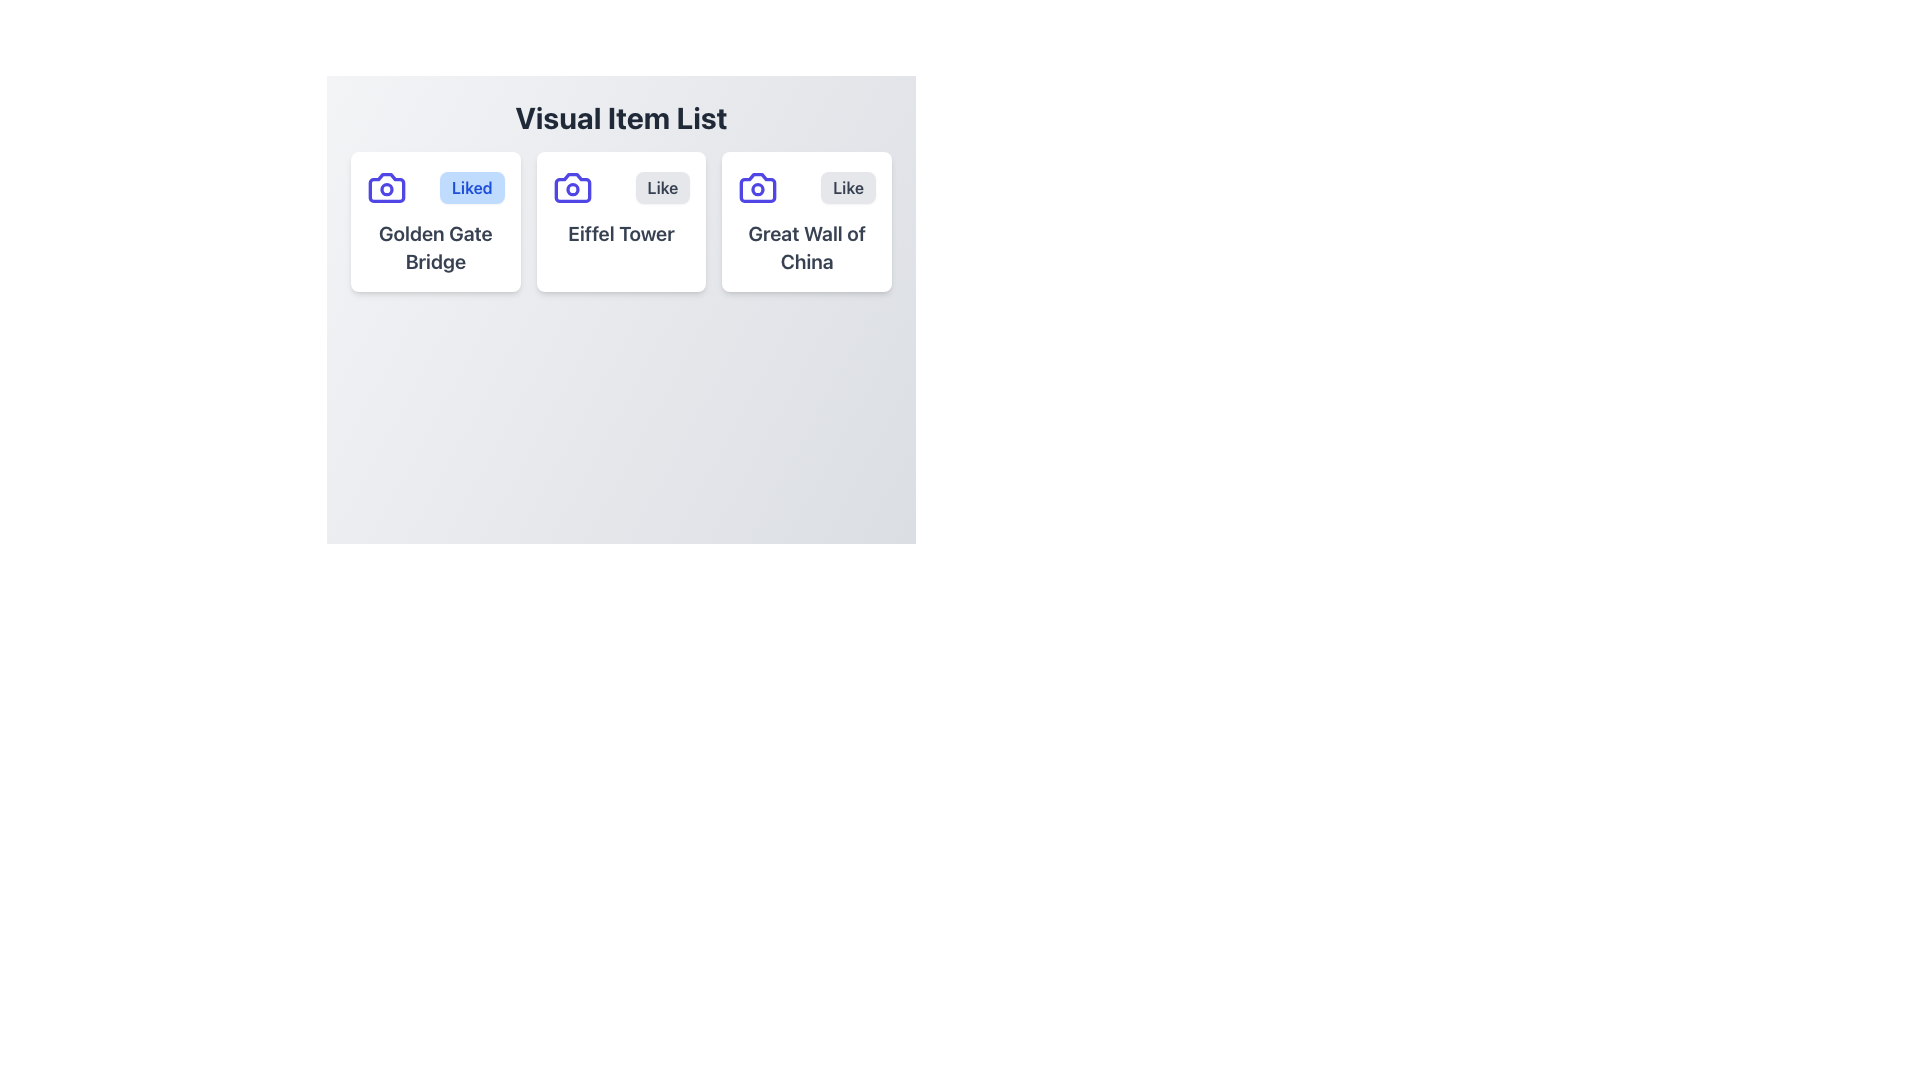 The width and height of the screenshot is (1920, 1080). Describe the element at coordinates (848, 188) in the screenshot. I see `the 'Like' button, which is a compact rectangular UI component with rounded corners, located at the top-right corner of the third item in the 'Visual Item List', to like the item` at that location.